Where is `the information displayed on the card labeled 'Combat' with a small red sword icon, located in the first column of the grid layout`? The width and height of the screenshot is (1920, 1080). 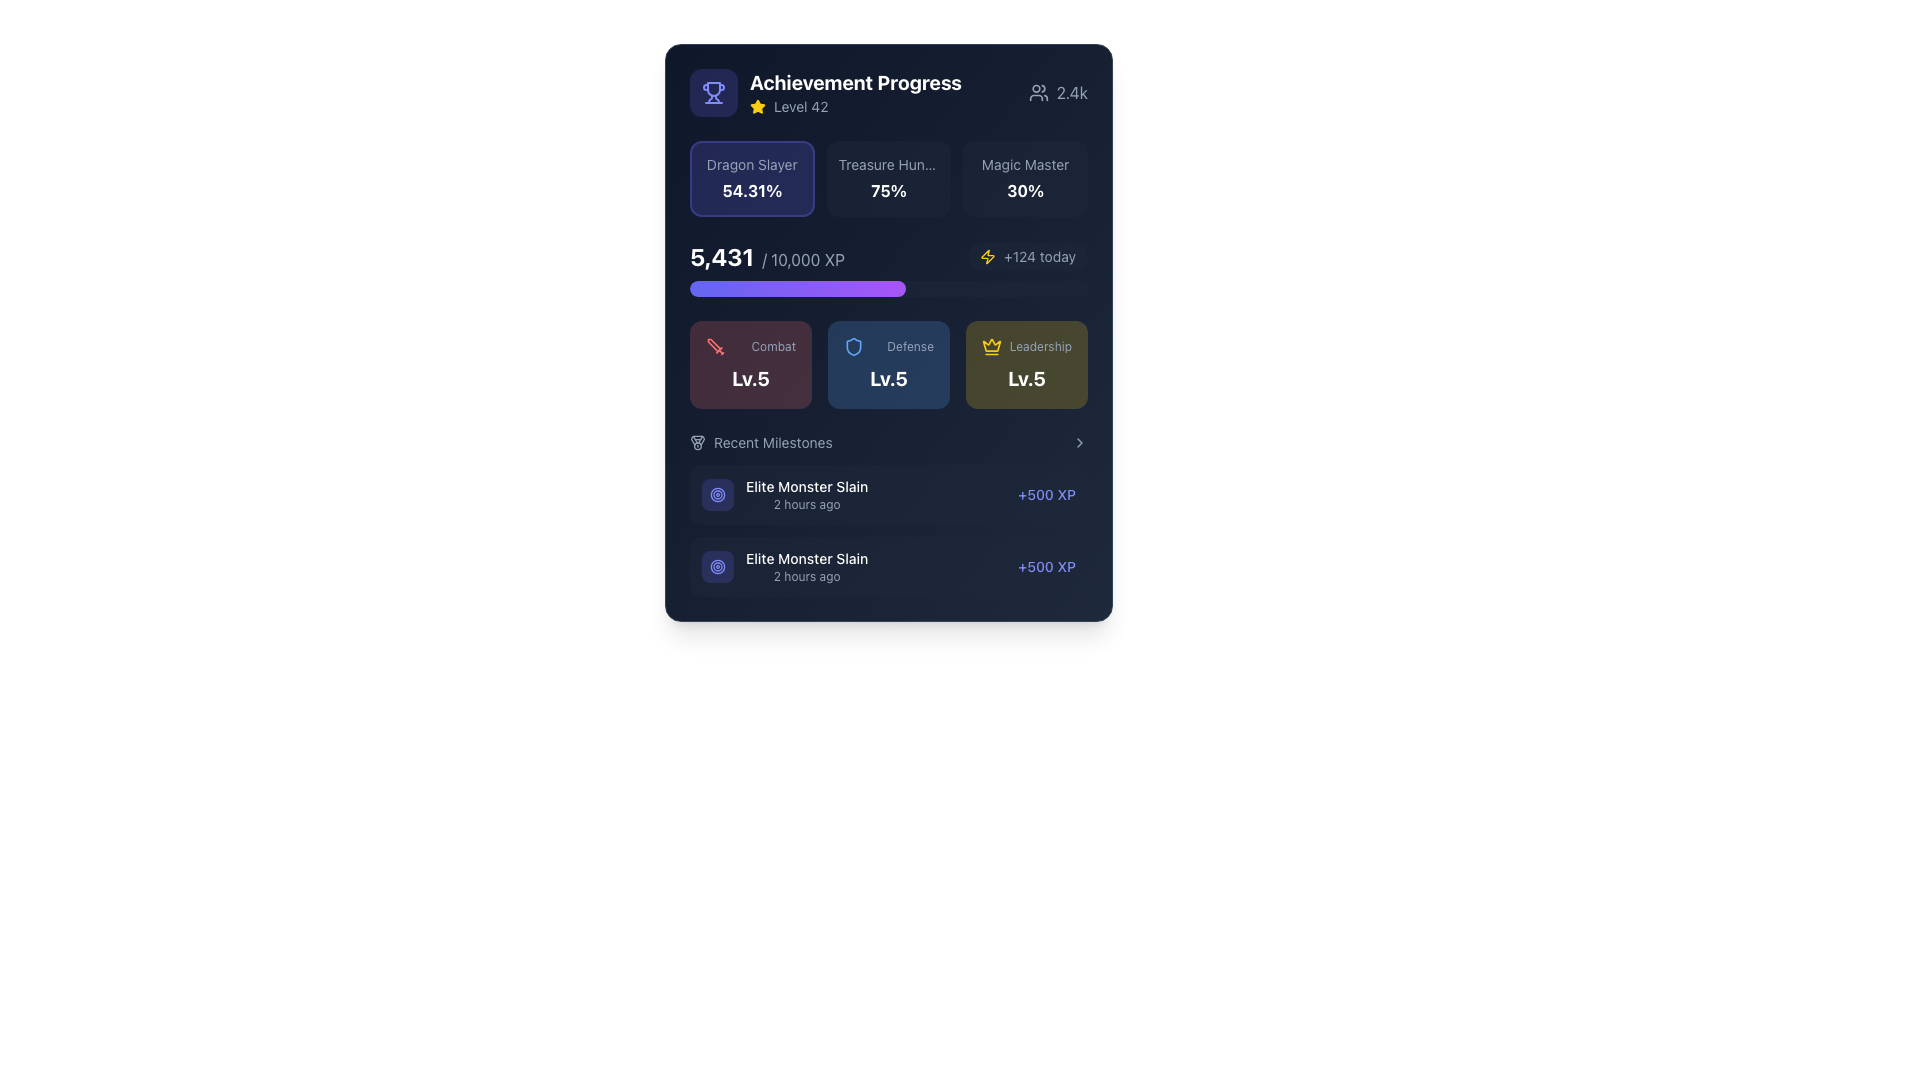 the information displayed on the card labeled 'Combat' with a small red sword icon, located in the first column of the grid layout is located at coordinates (749, 365).